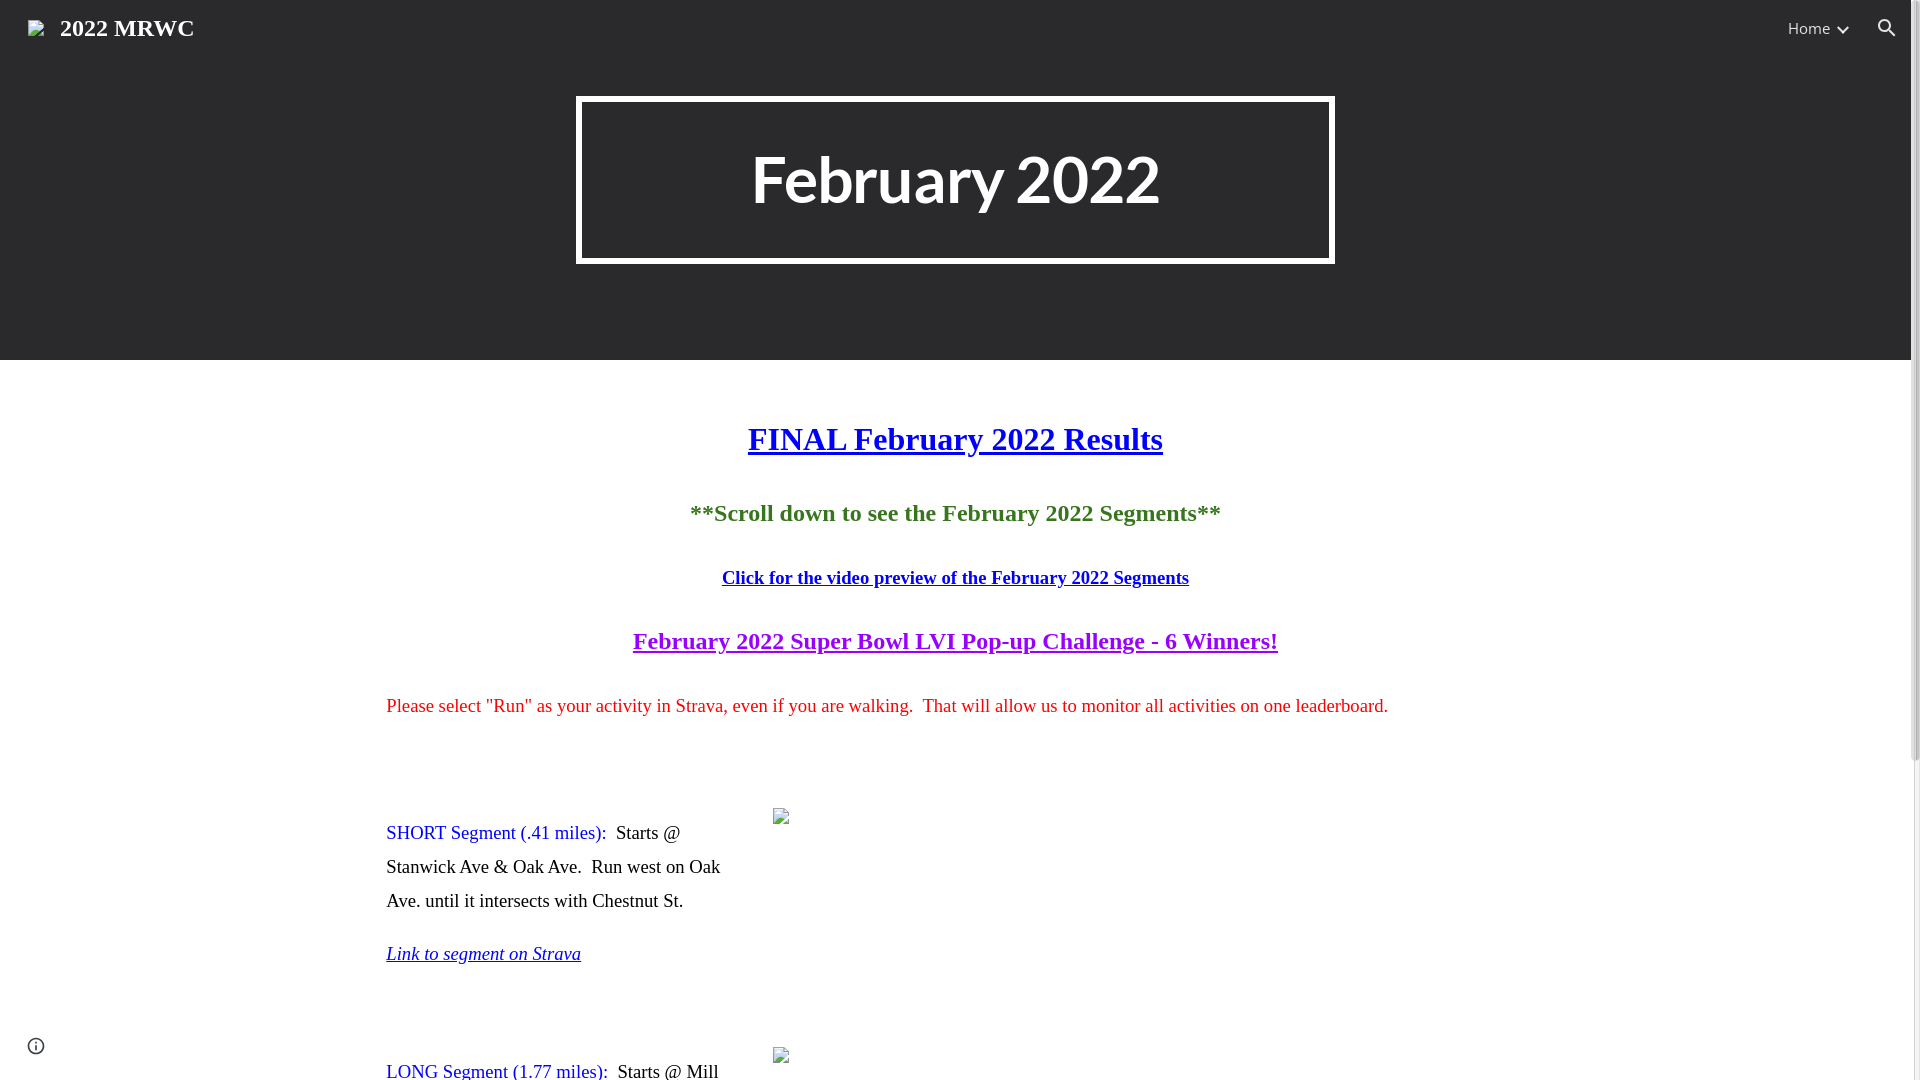  What do you see at coordinates (1809, 27) in the screenshot?
I see `'Home'` at bounding box center [1809, 27].